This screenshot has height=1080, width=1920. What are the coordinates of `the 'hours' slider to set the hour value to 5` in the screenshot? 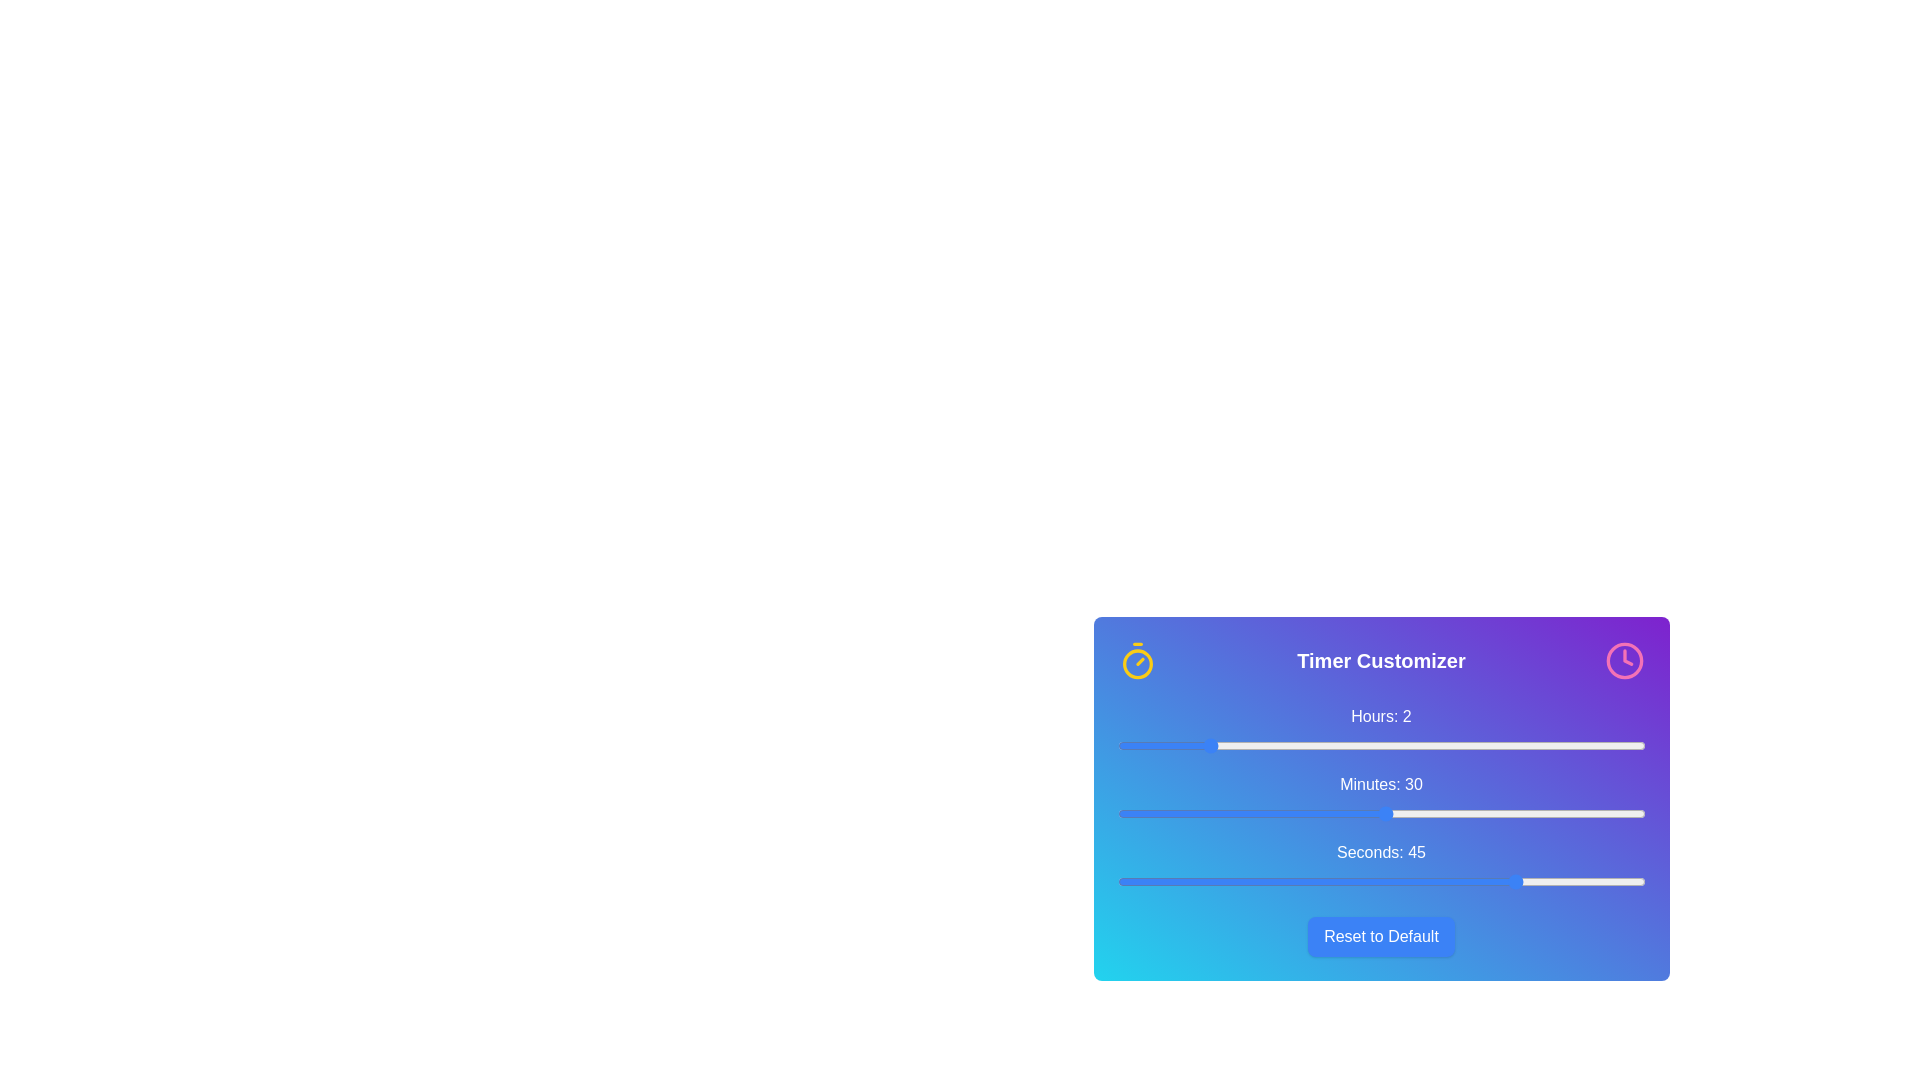 It's located at (1337, 745).